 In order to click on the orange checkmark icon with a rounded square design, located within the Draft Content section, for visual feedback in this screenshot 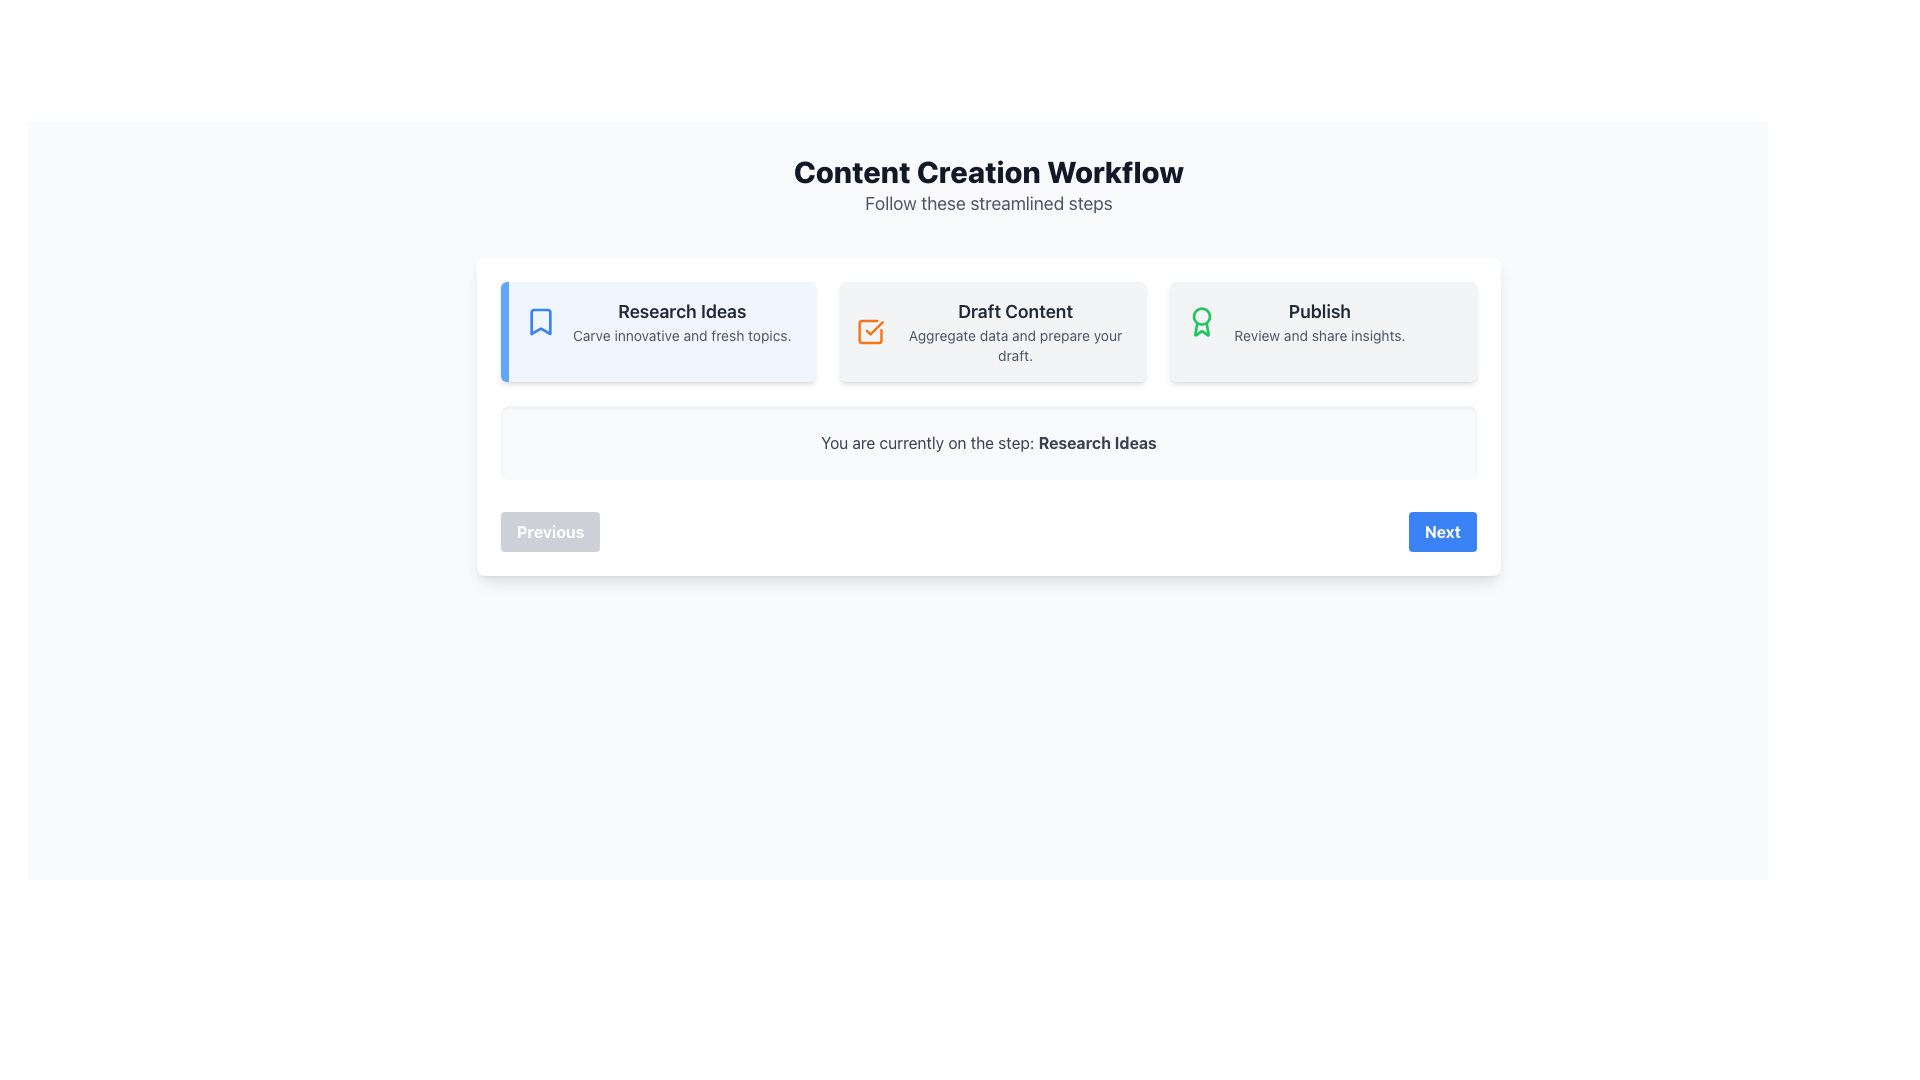, I will do `click(870, 330)`.